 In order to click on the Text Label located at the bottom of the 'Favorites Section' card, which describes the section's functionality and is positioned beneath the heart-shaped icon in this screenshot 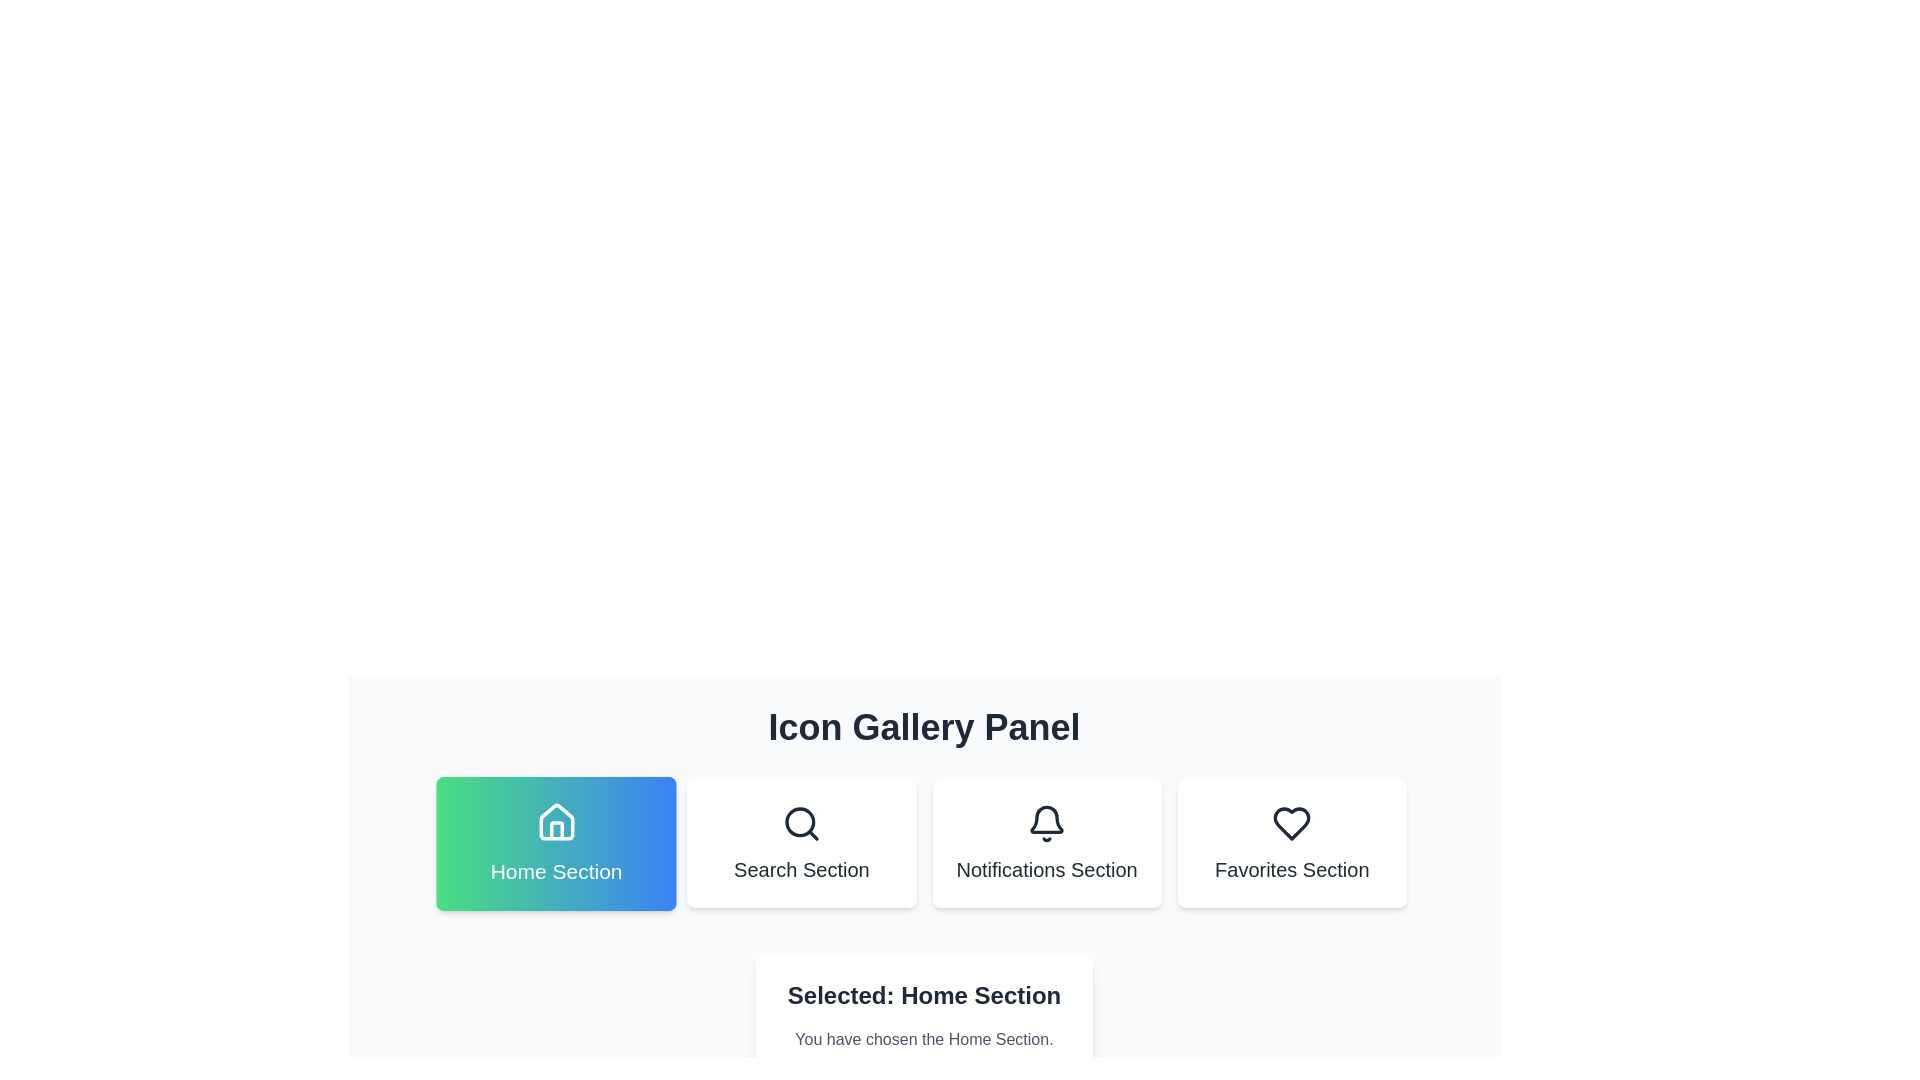, I will do `click(1292, 869)`.